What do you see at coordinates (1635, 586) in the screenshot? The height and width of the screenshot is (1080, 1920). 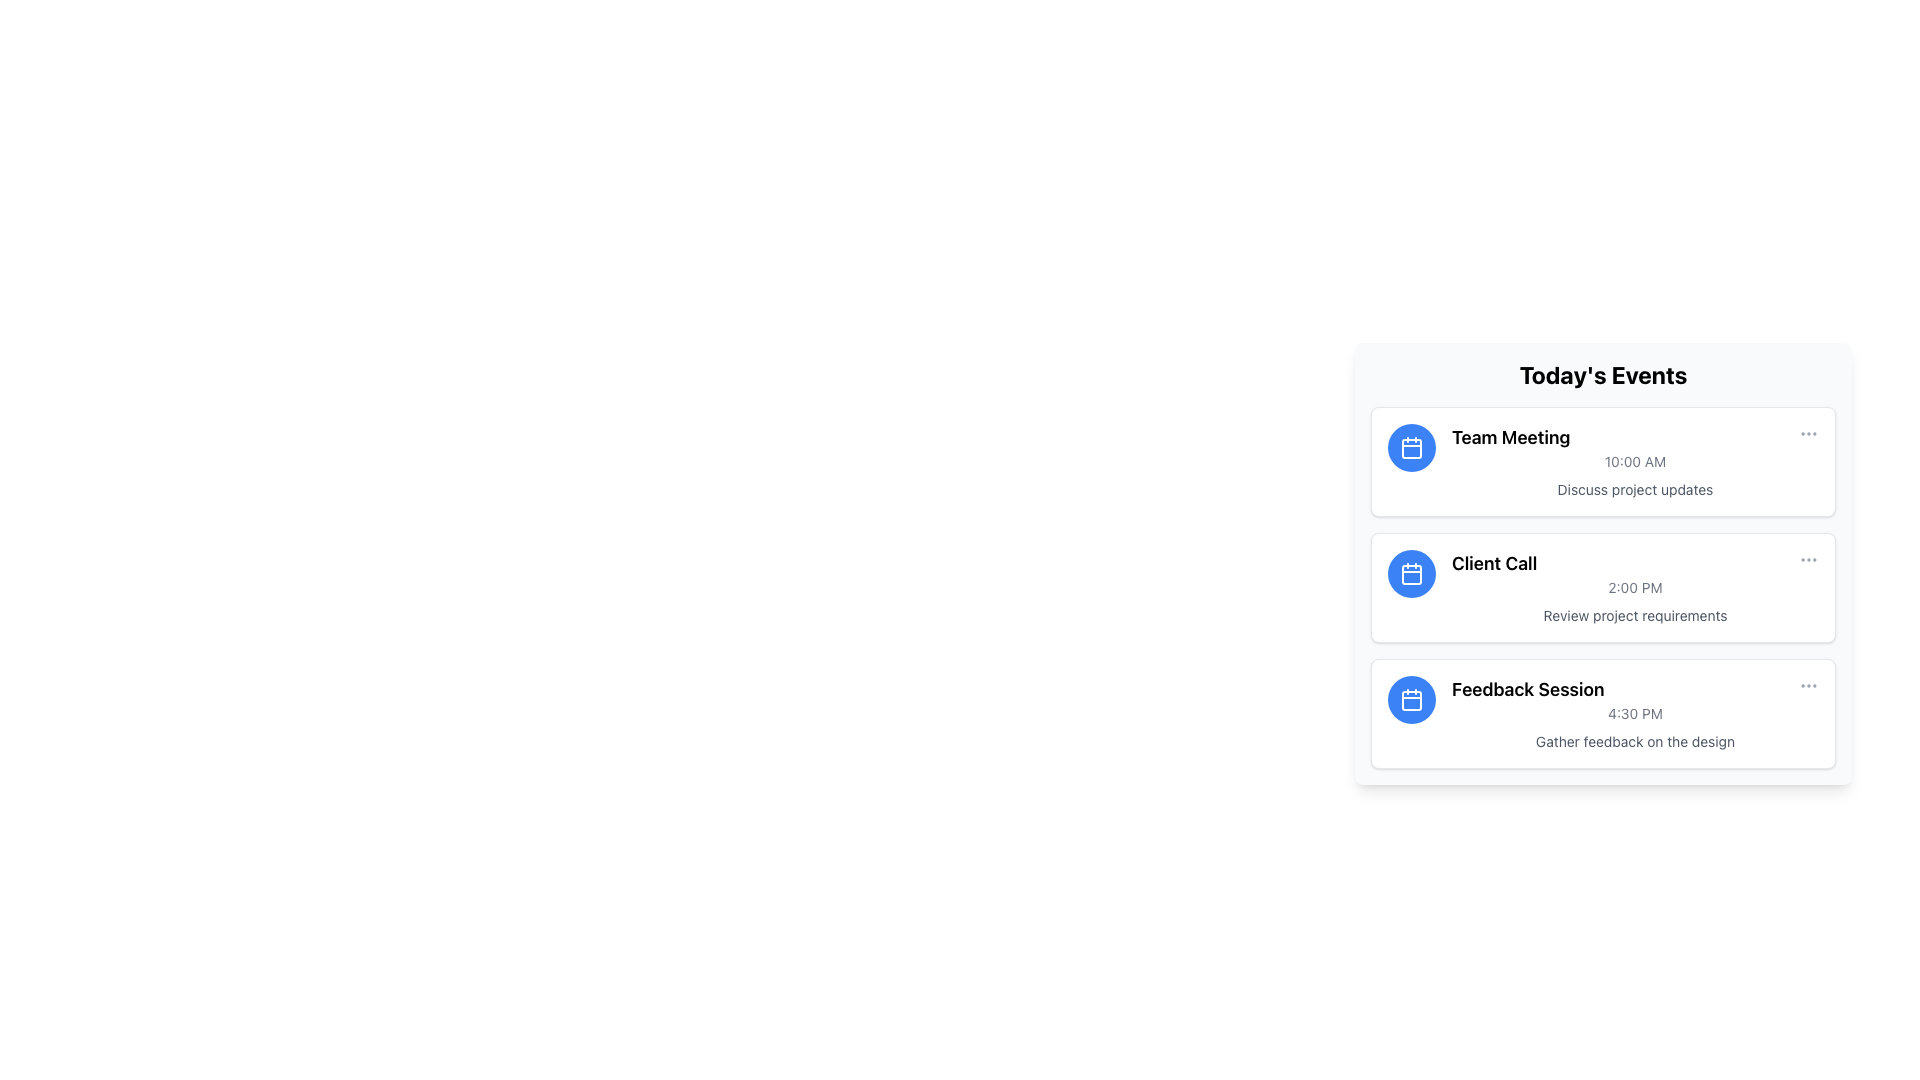 I see `on the middle event in the vertical list under 'Today's Events'` at bounding box center [1635, 586].